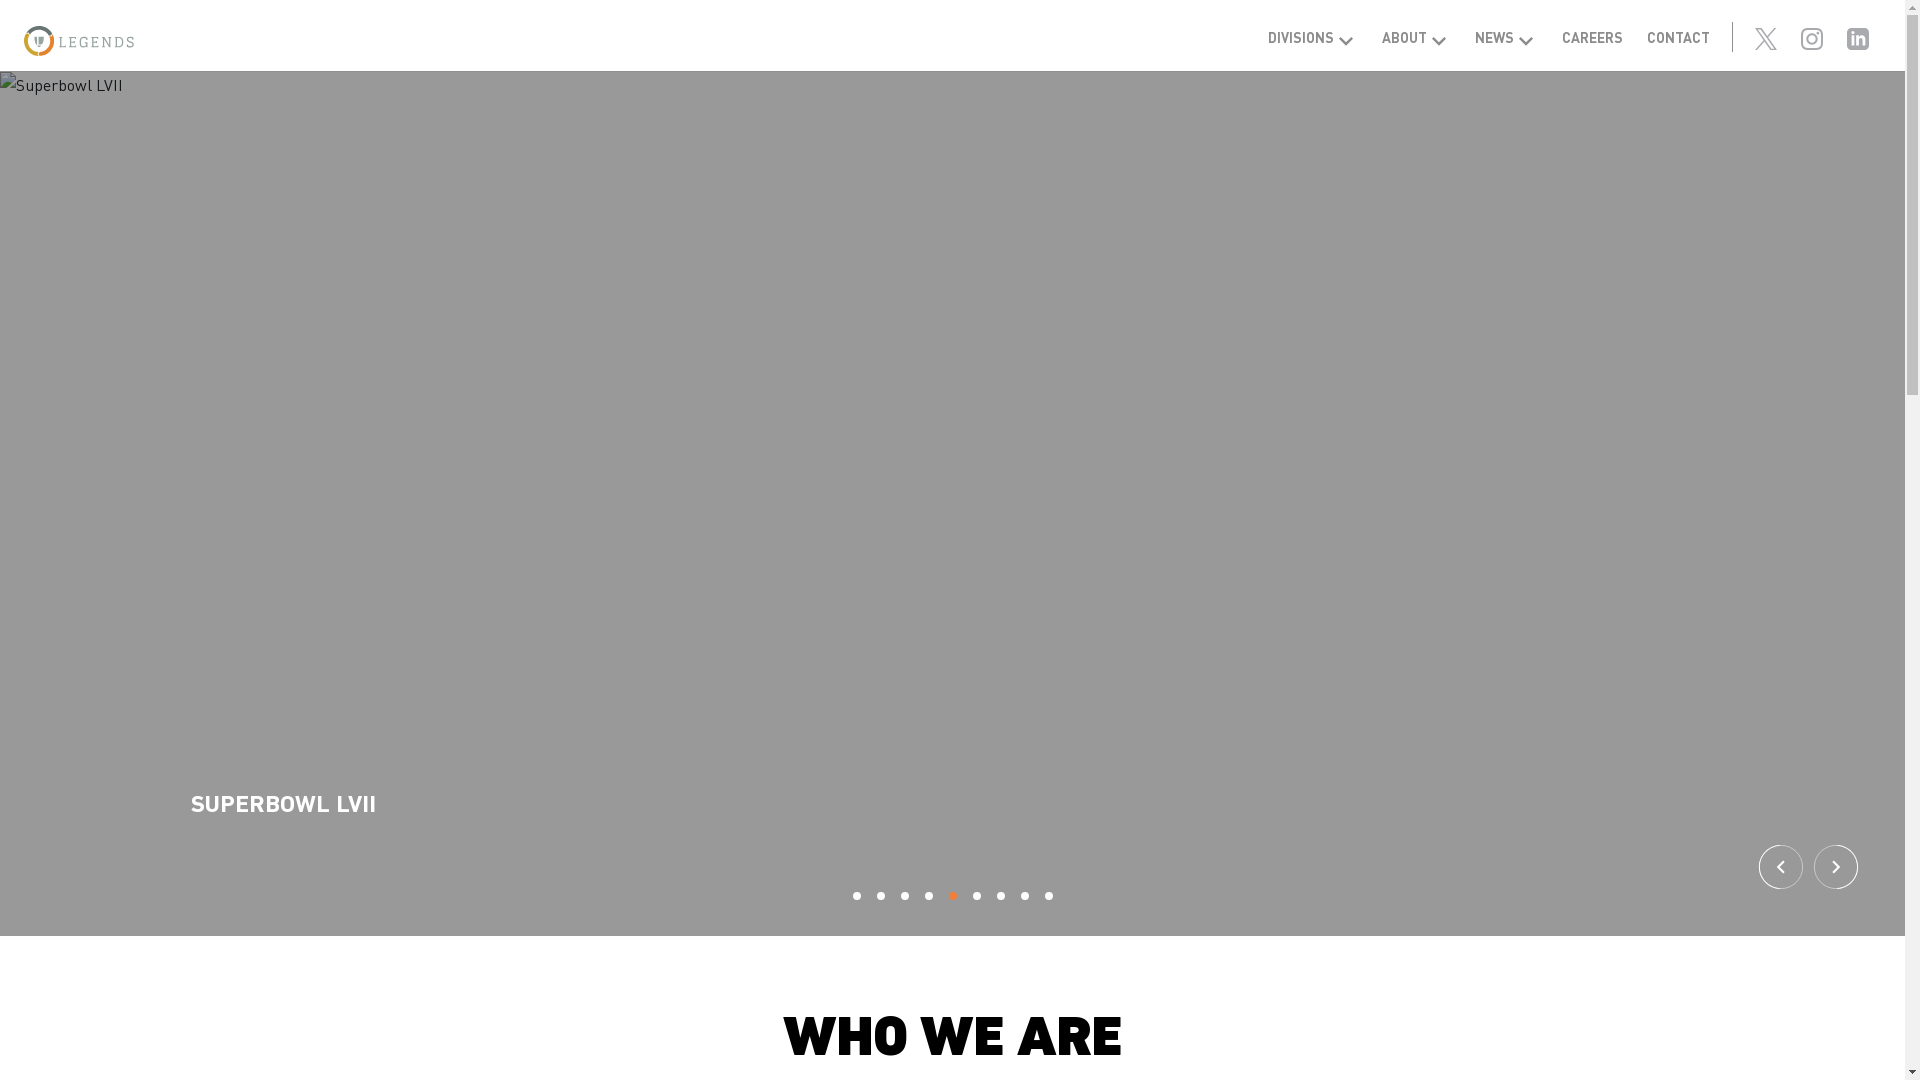  I want to click on 'CAREERS', so click(1591, 37).